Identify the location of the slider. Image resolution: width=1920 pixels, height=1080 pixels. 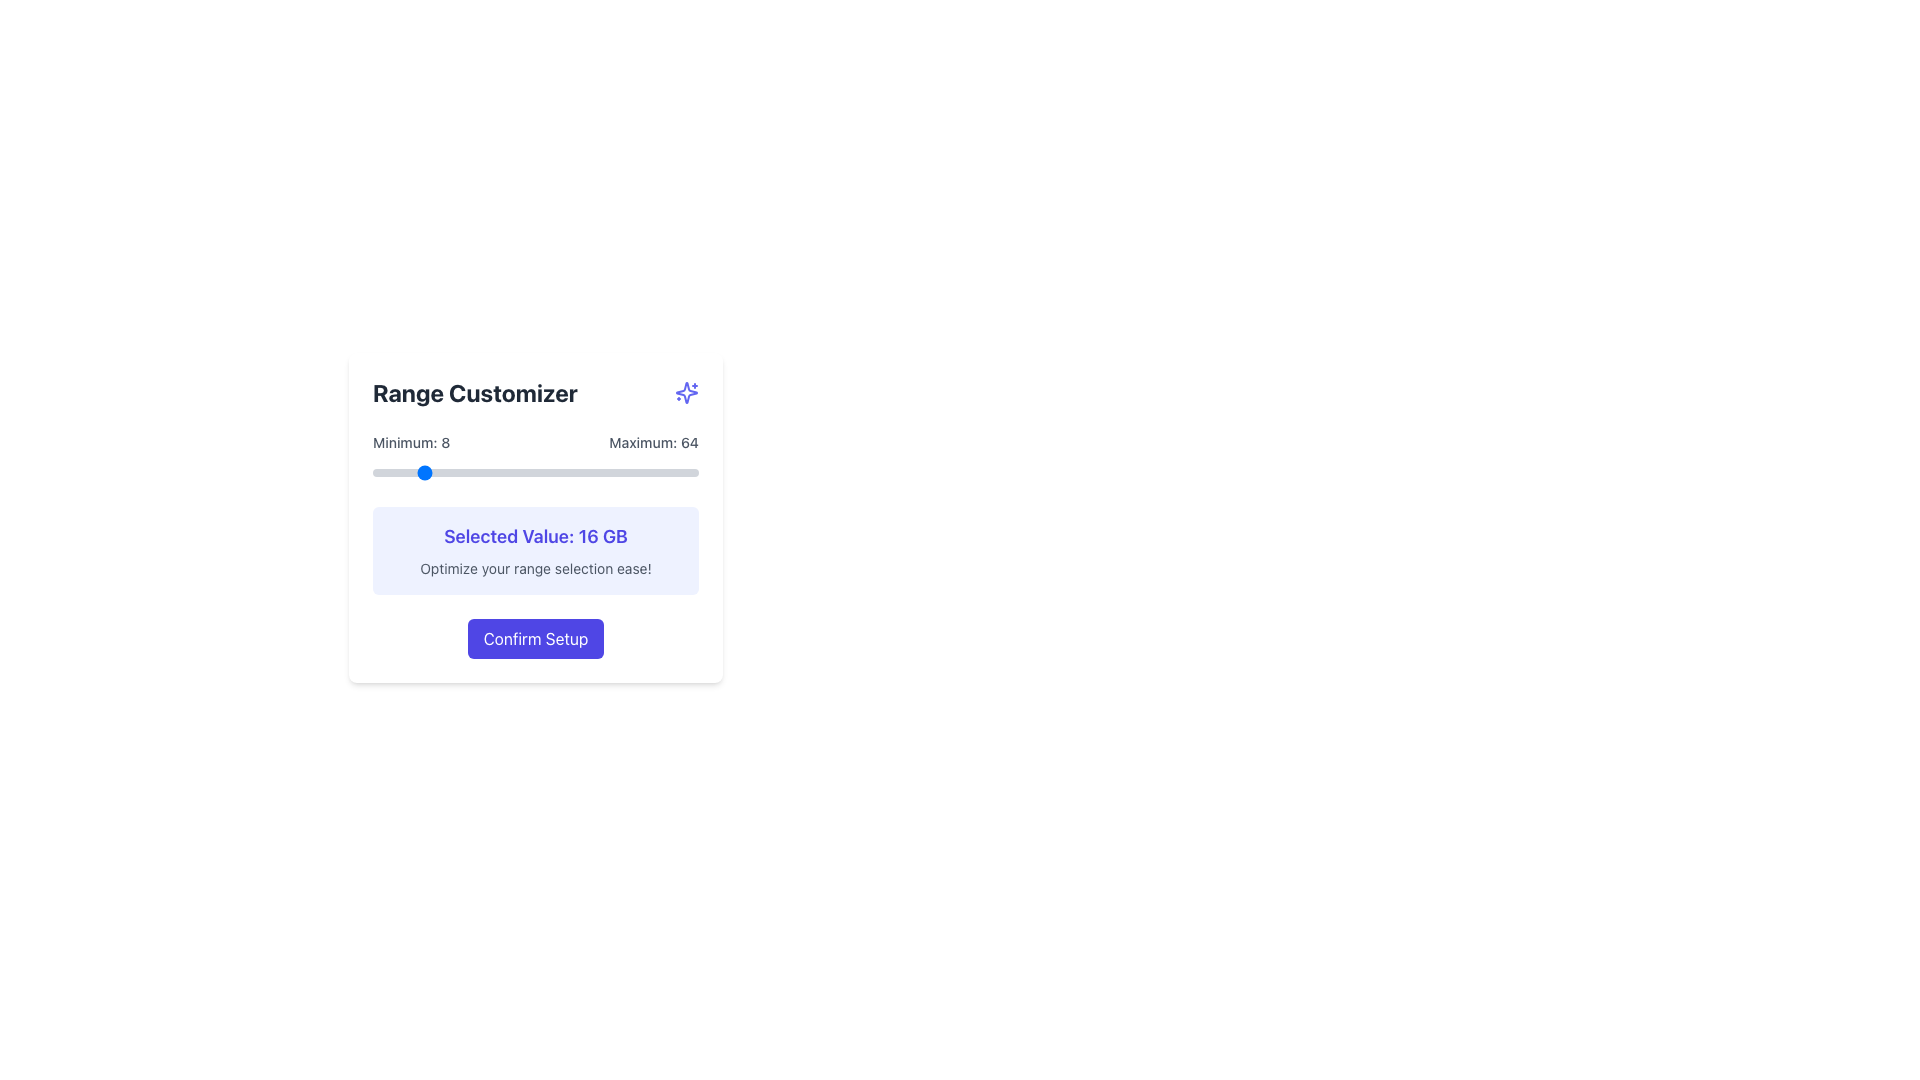
(652, 473).